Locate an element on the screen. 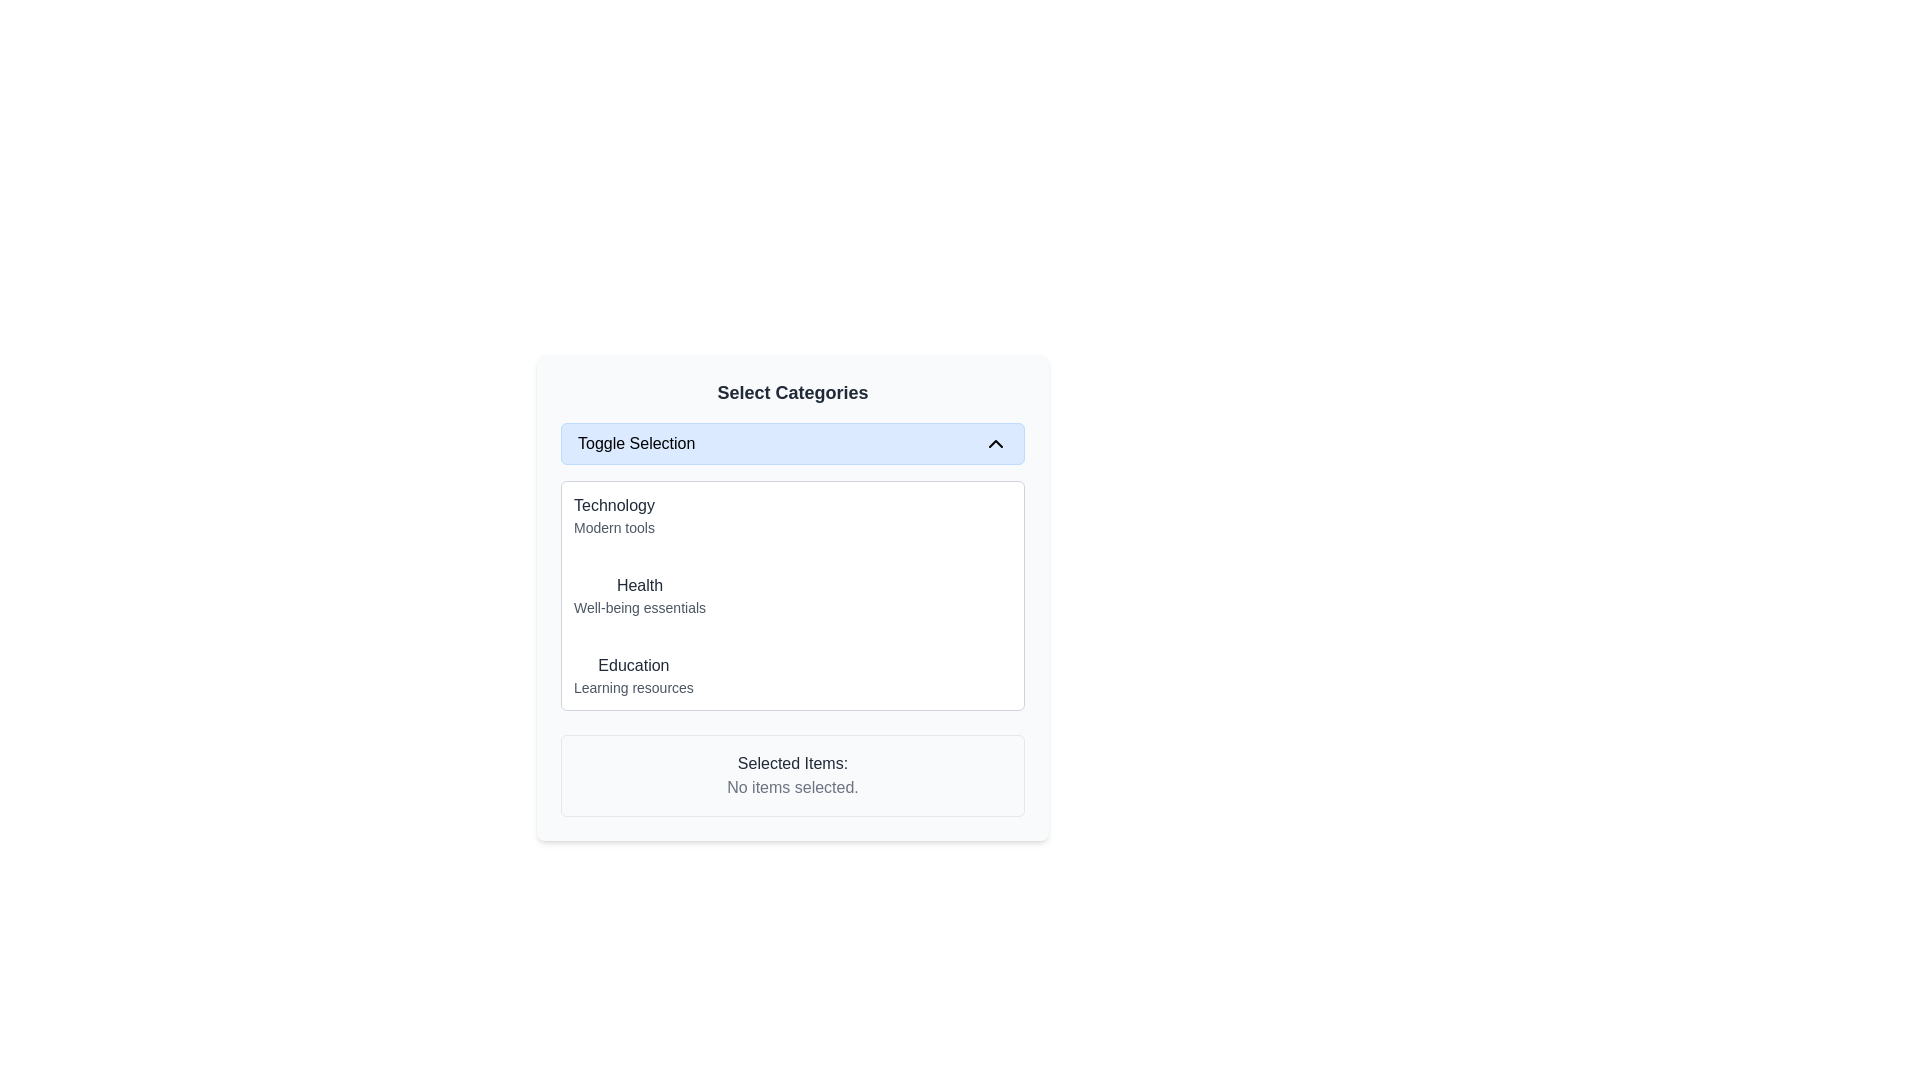 The height and width of the screenshot is (1080, 1920). the category title text element positioned above 'Modern tools' in the 'Select Categories' section to highlight it is located at coordinates (613, 504).